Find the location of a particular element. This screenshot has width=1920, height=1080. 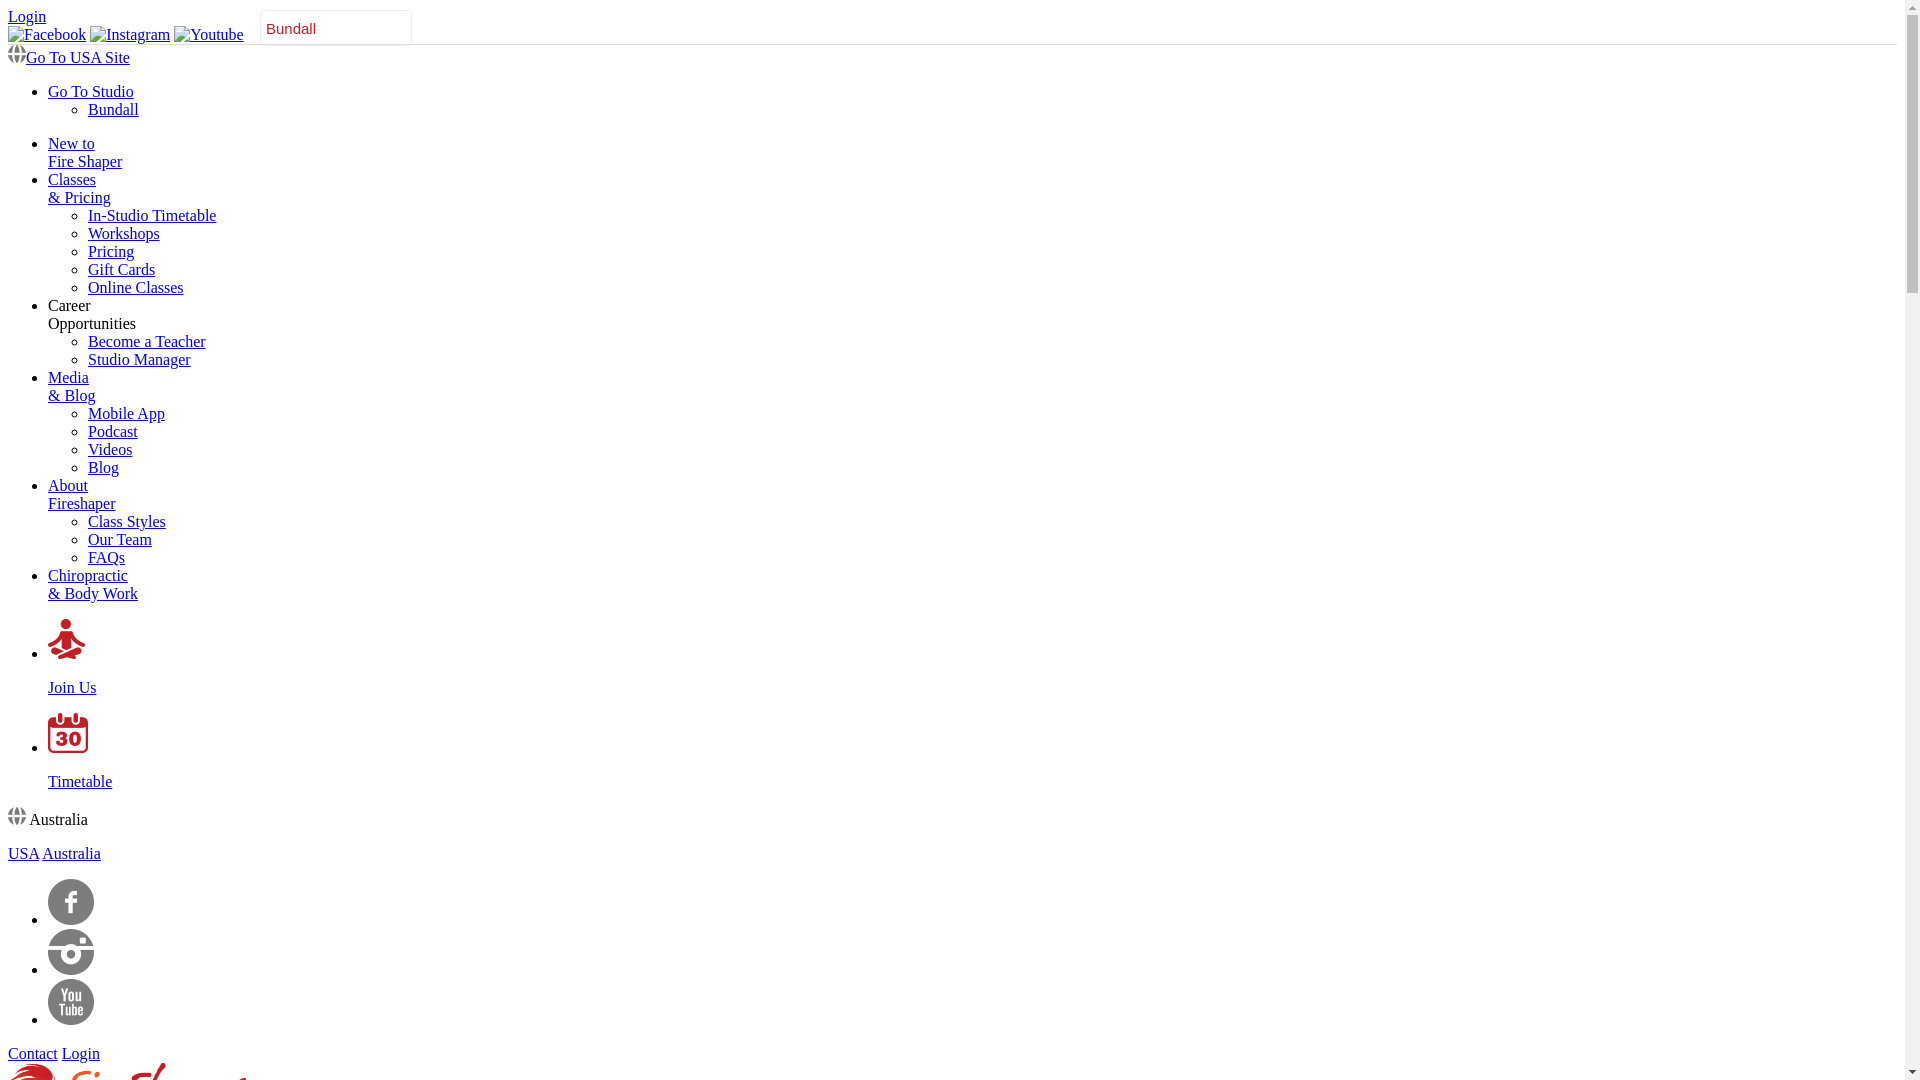

'Studio Manager' is located at coordinates (138, 358).